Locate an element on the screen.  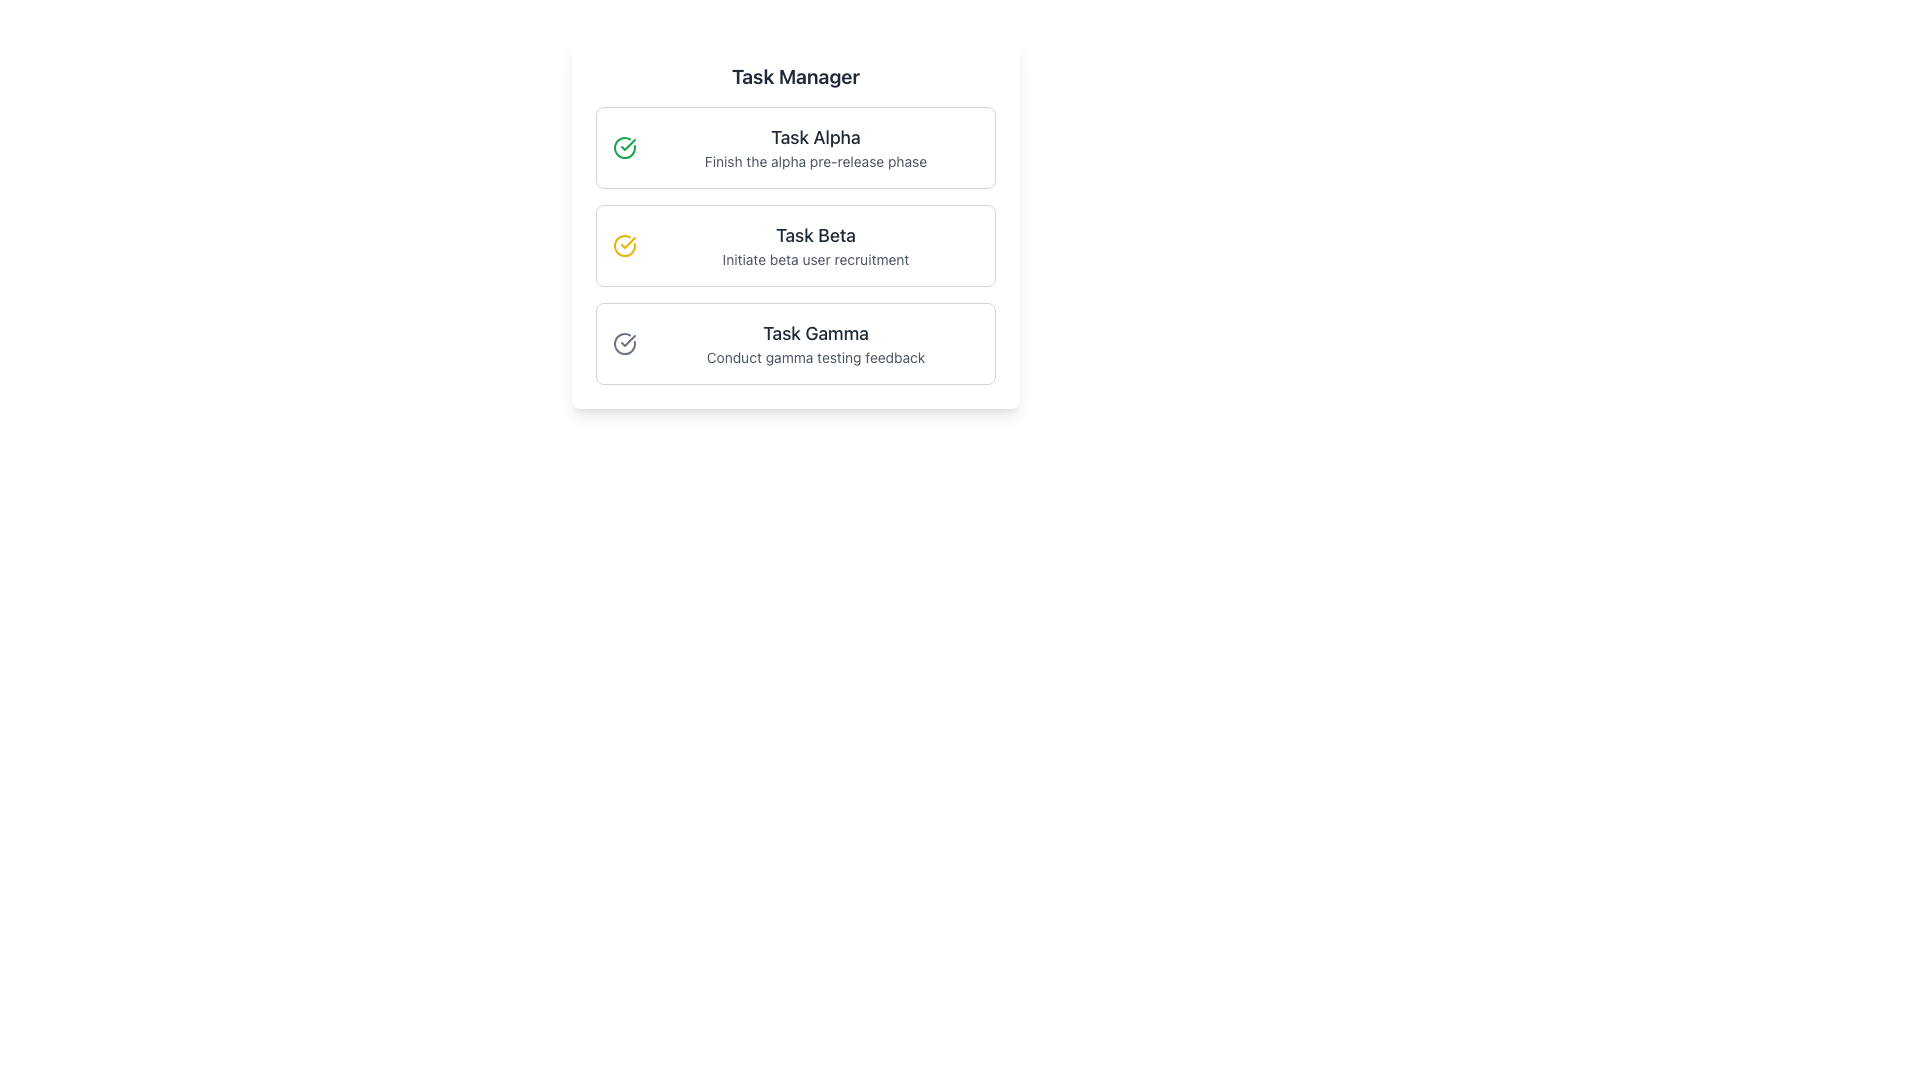
the Circular Status Indicator Icon located to the left of the text 'Task Beta', which is the second icon in a series of task status indicators is located at coordinates (623, 245).